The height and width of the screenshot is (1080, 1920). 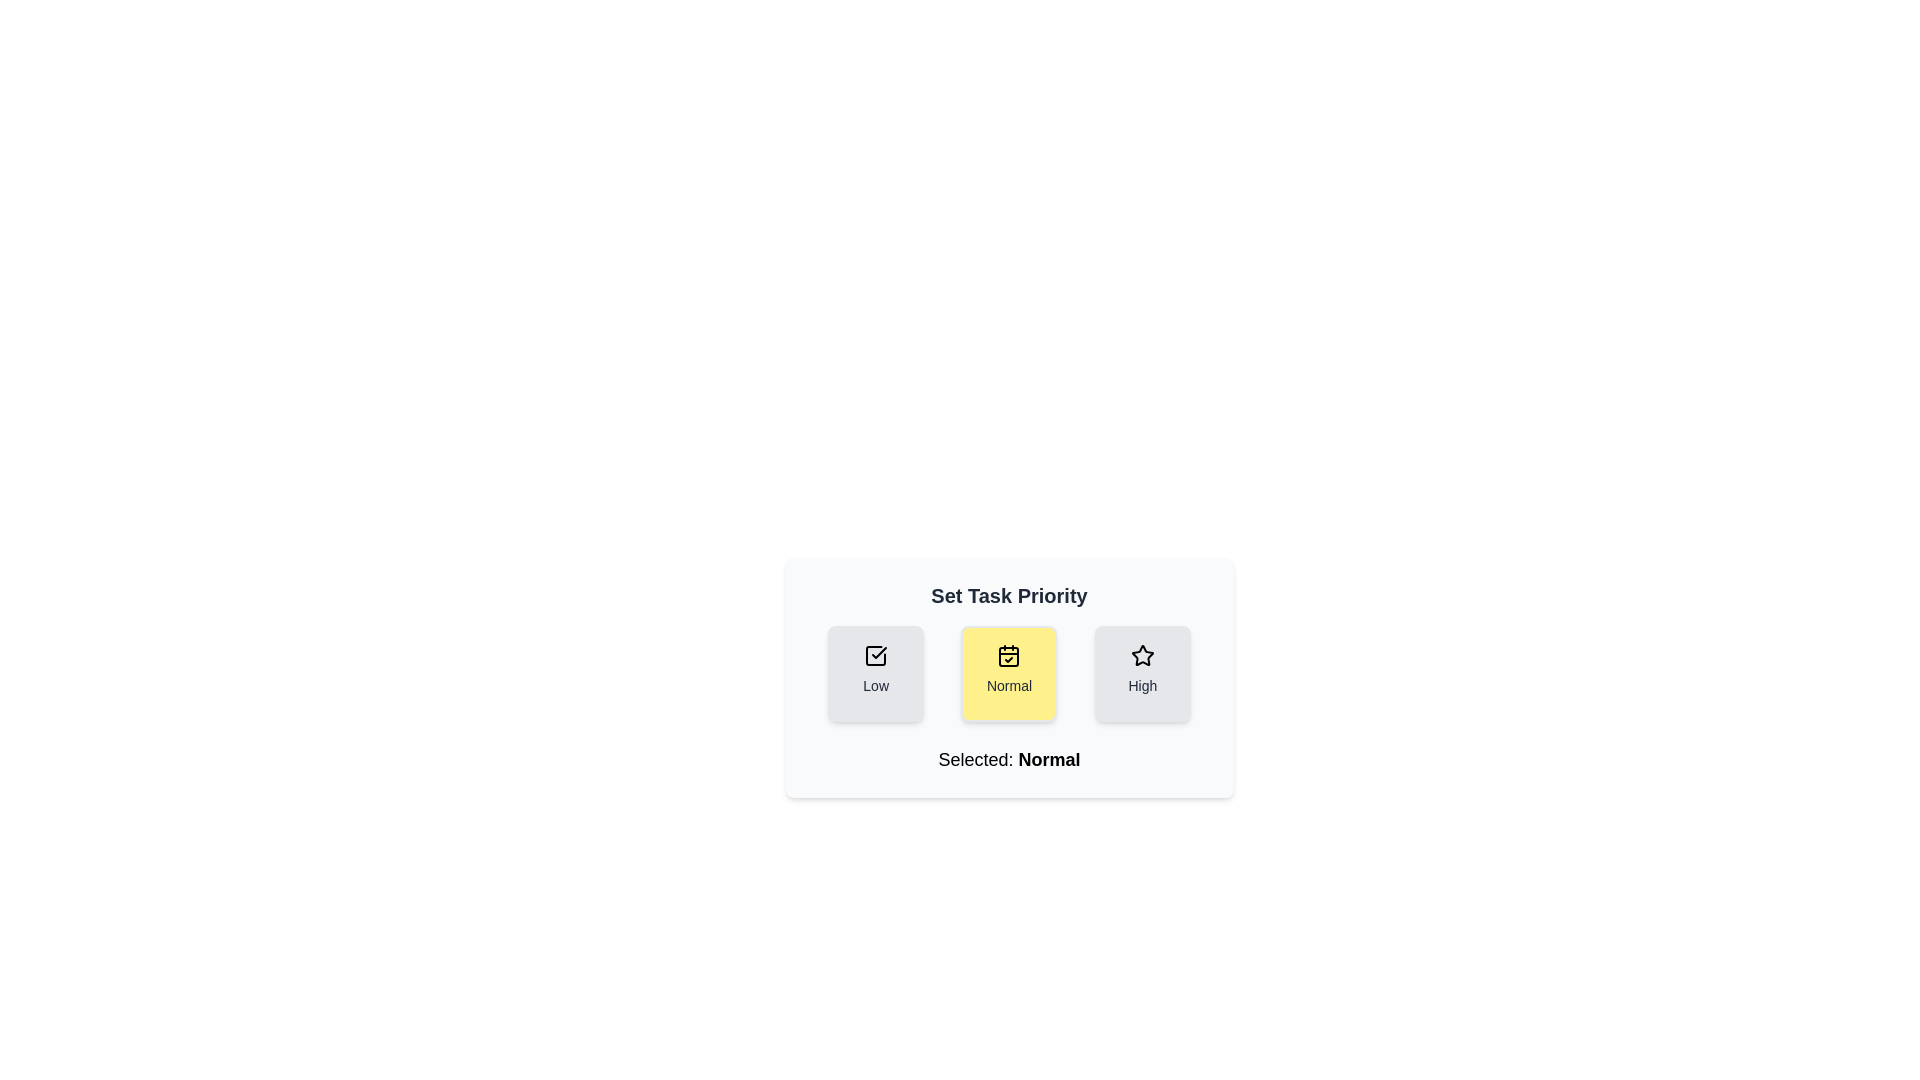 I want to click on the priority button to set the task priority to Low, so click(x=876, y=674).